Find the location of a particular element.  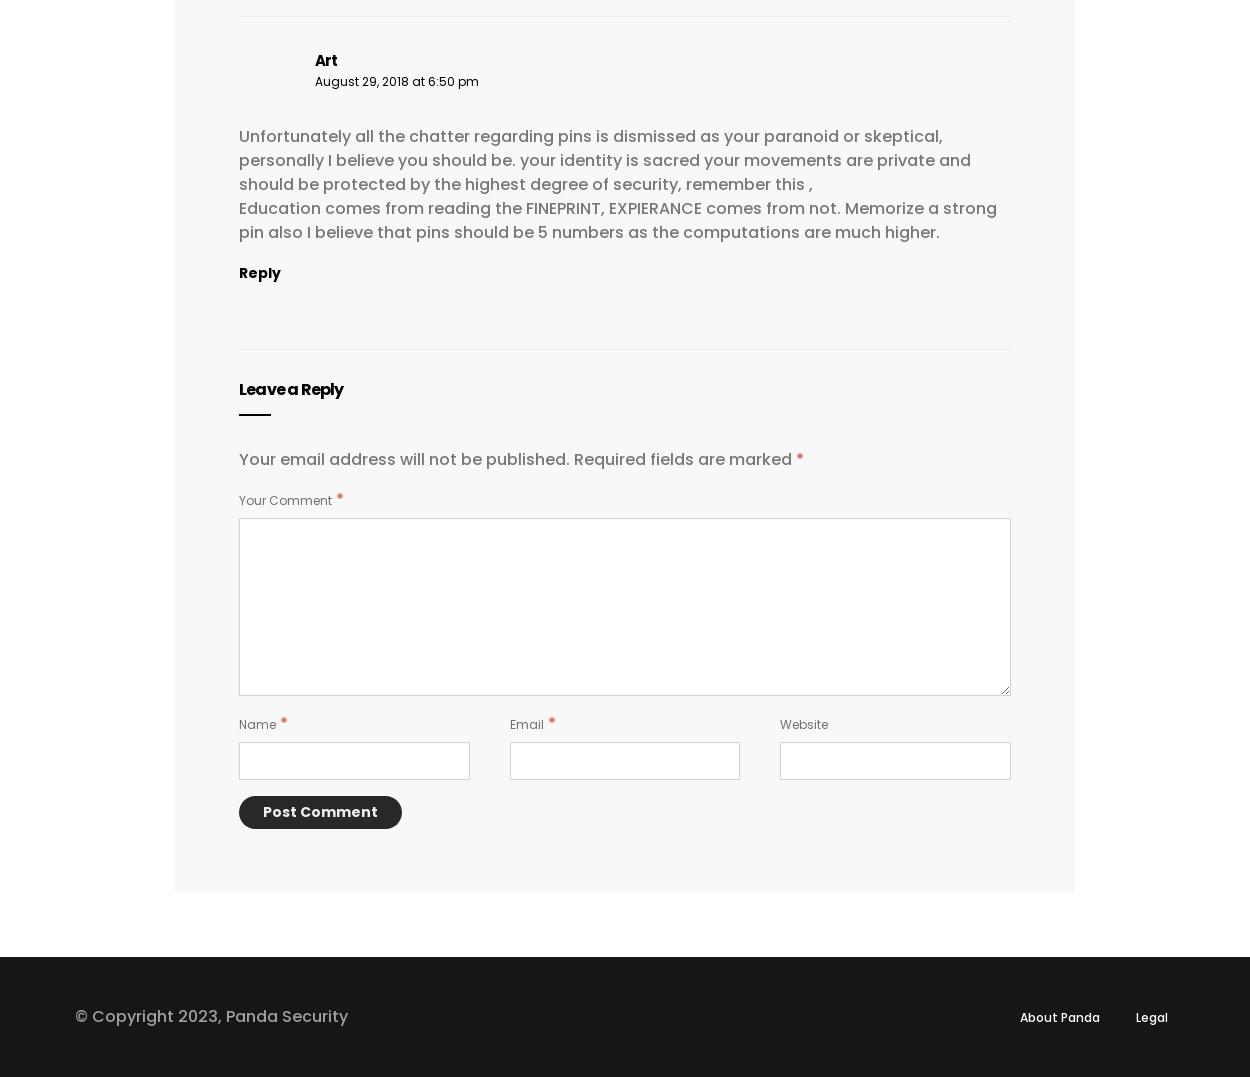

'Leave a Reply' is located at coordinates (238, 388).